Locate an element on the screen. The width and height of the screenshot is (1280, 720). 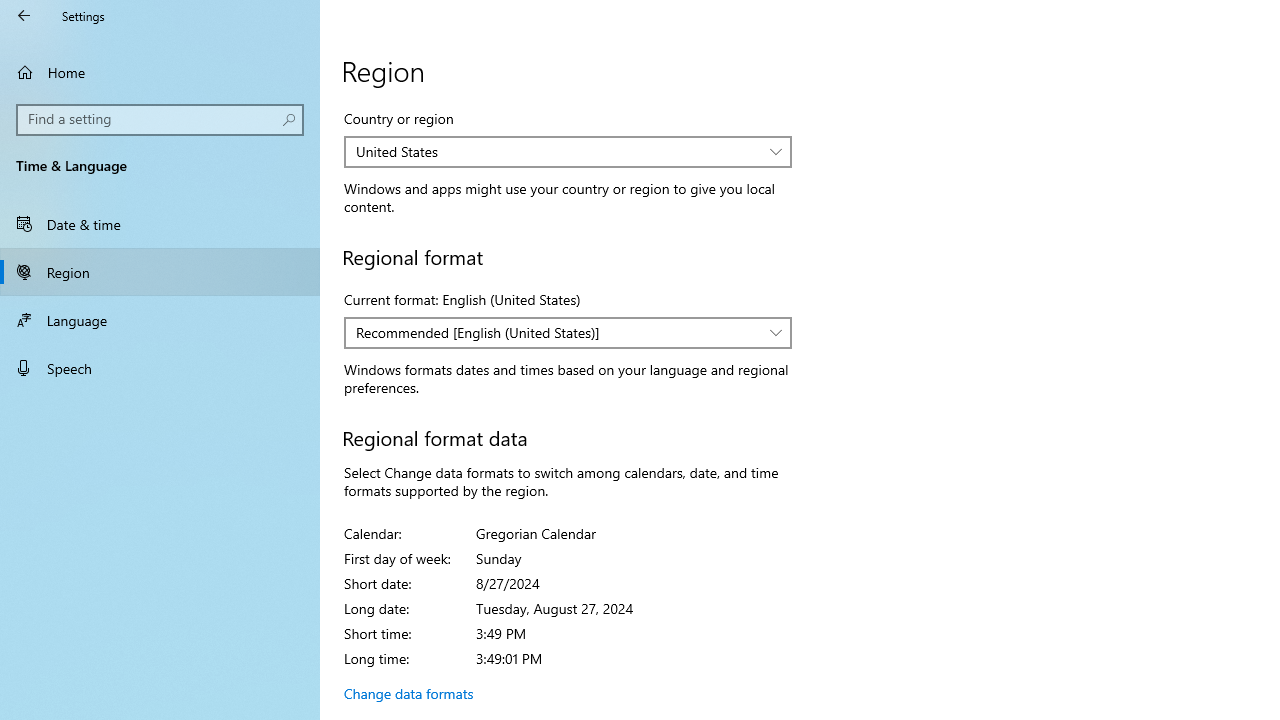
'Current format: English (United States)' is located at coordinates (567, 332).